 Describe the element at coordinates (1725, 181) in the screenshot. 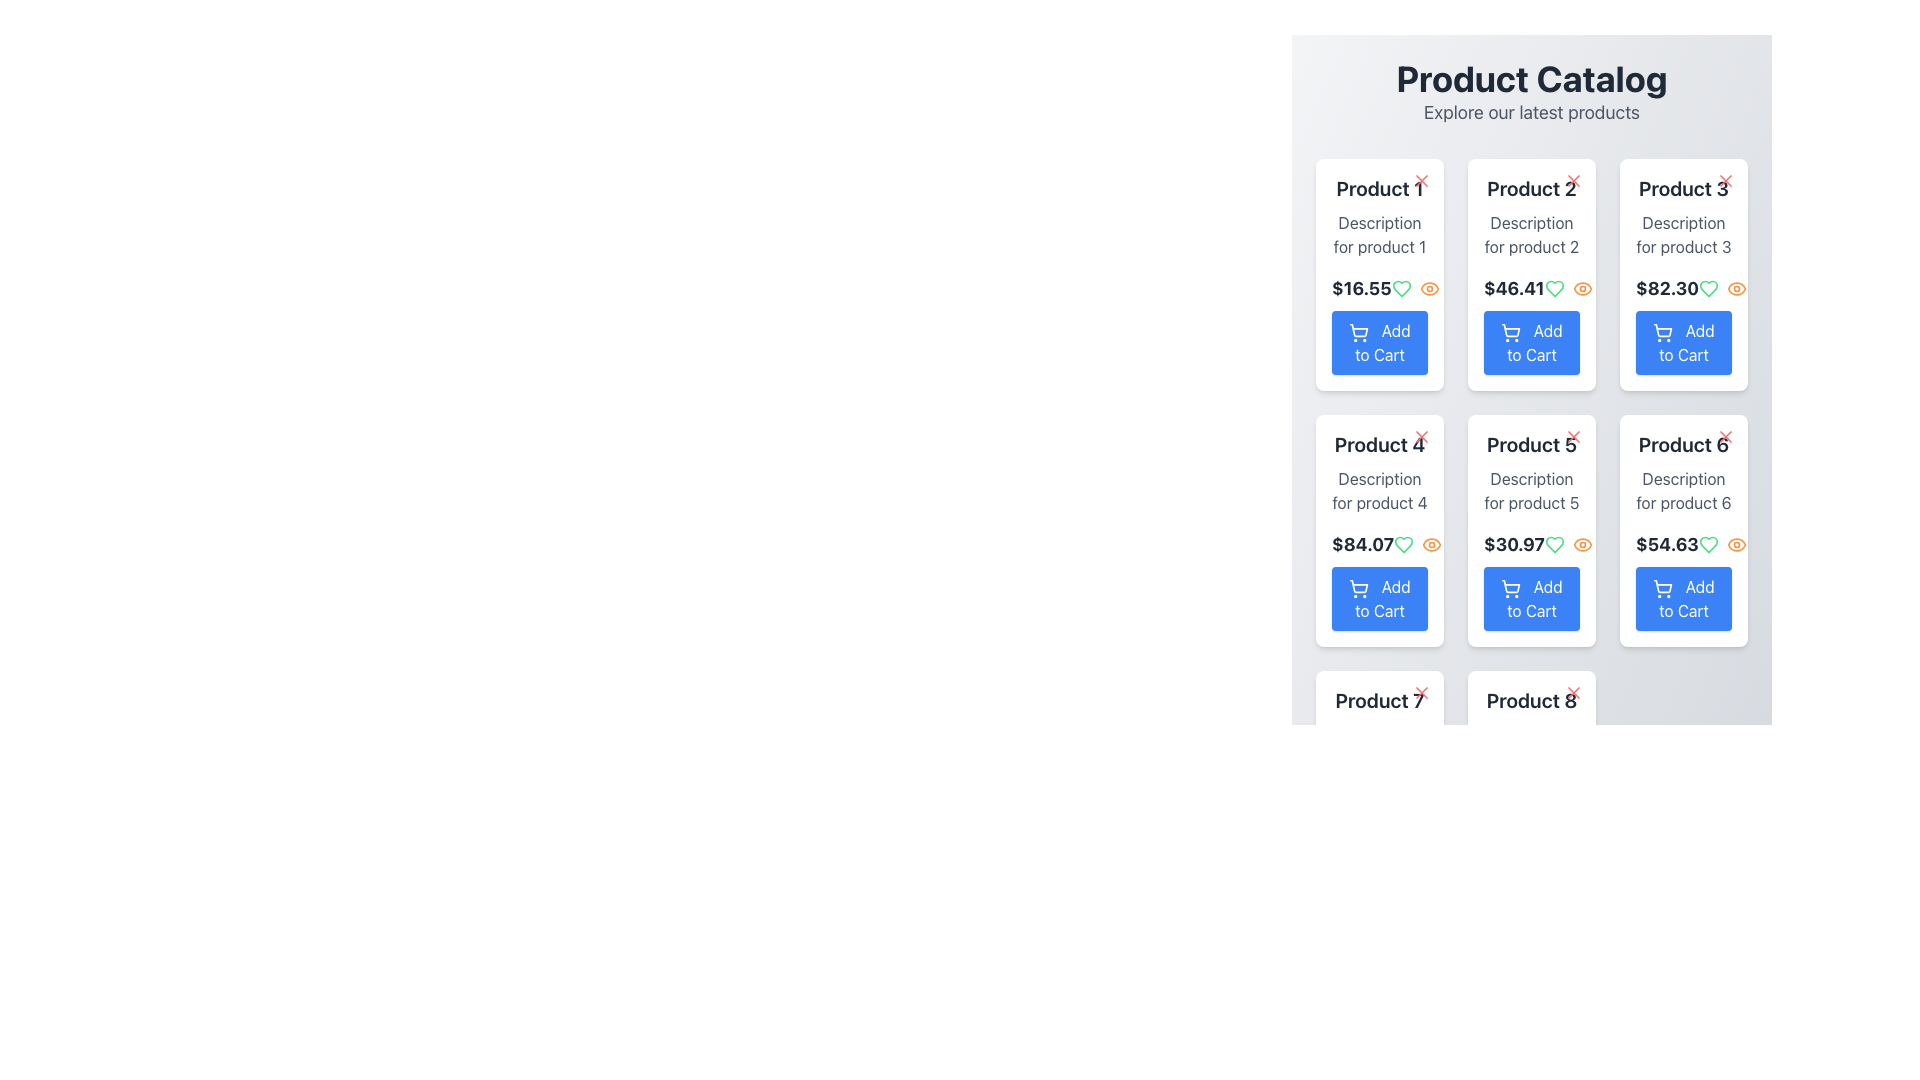

I see `the small red 'X' button located at the top-right corner of the 'Product 3' card to change its appearance` at that location.